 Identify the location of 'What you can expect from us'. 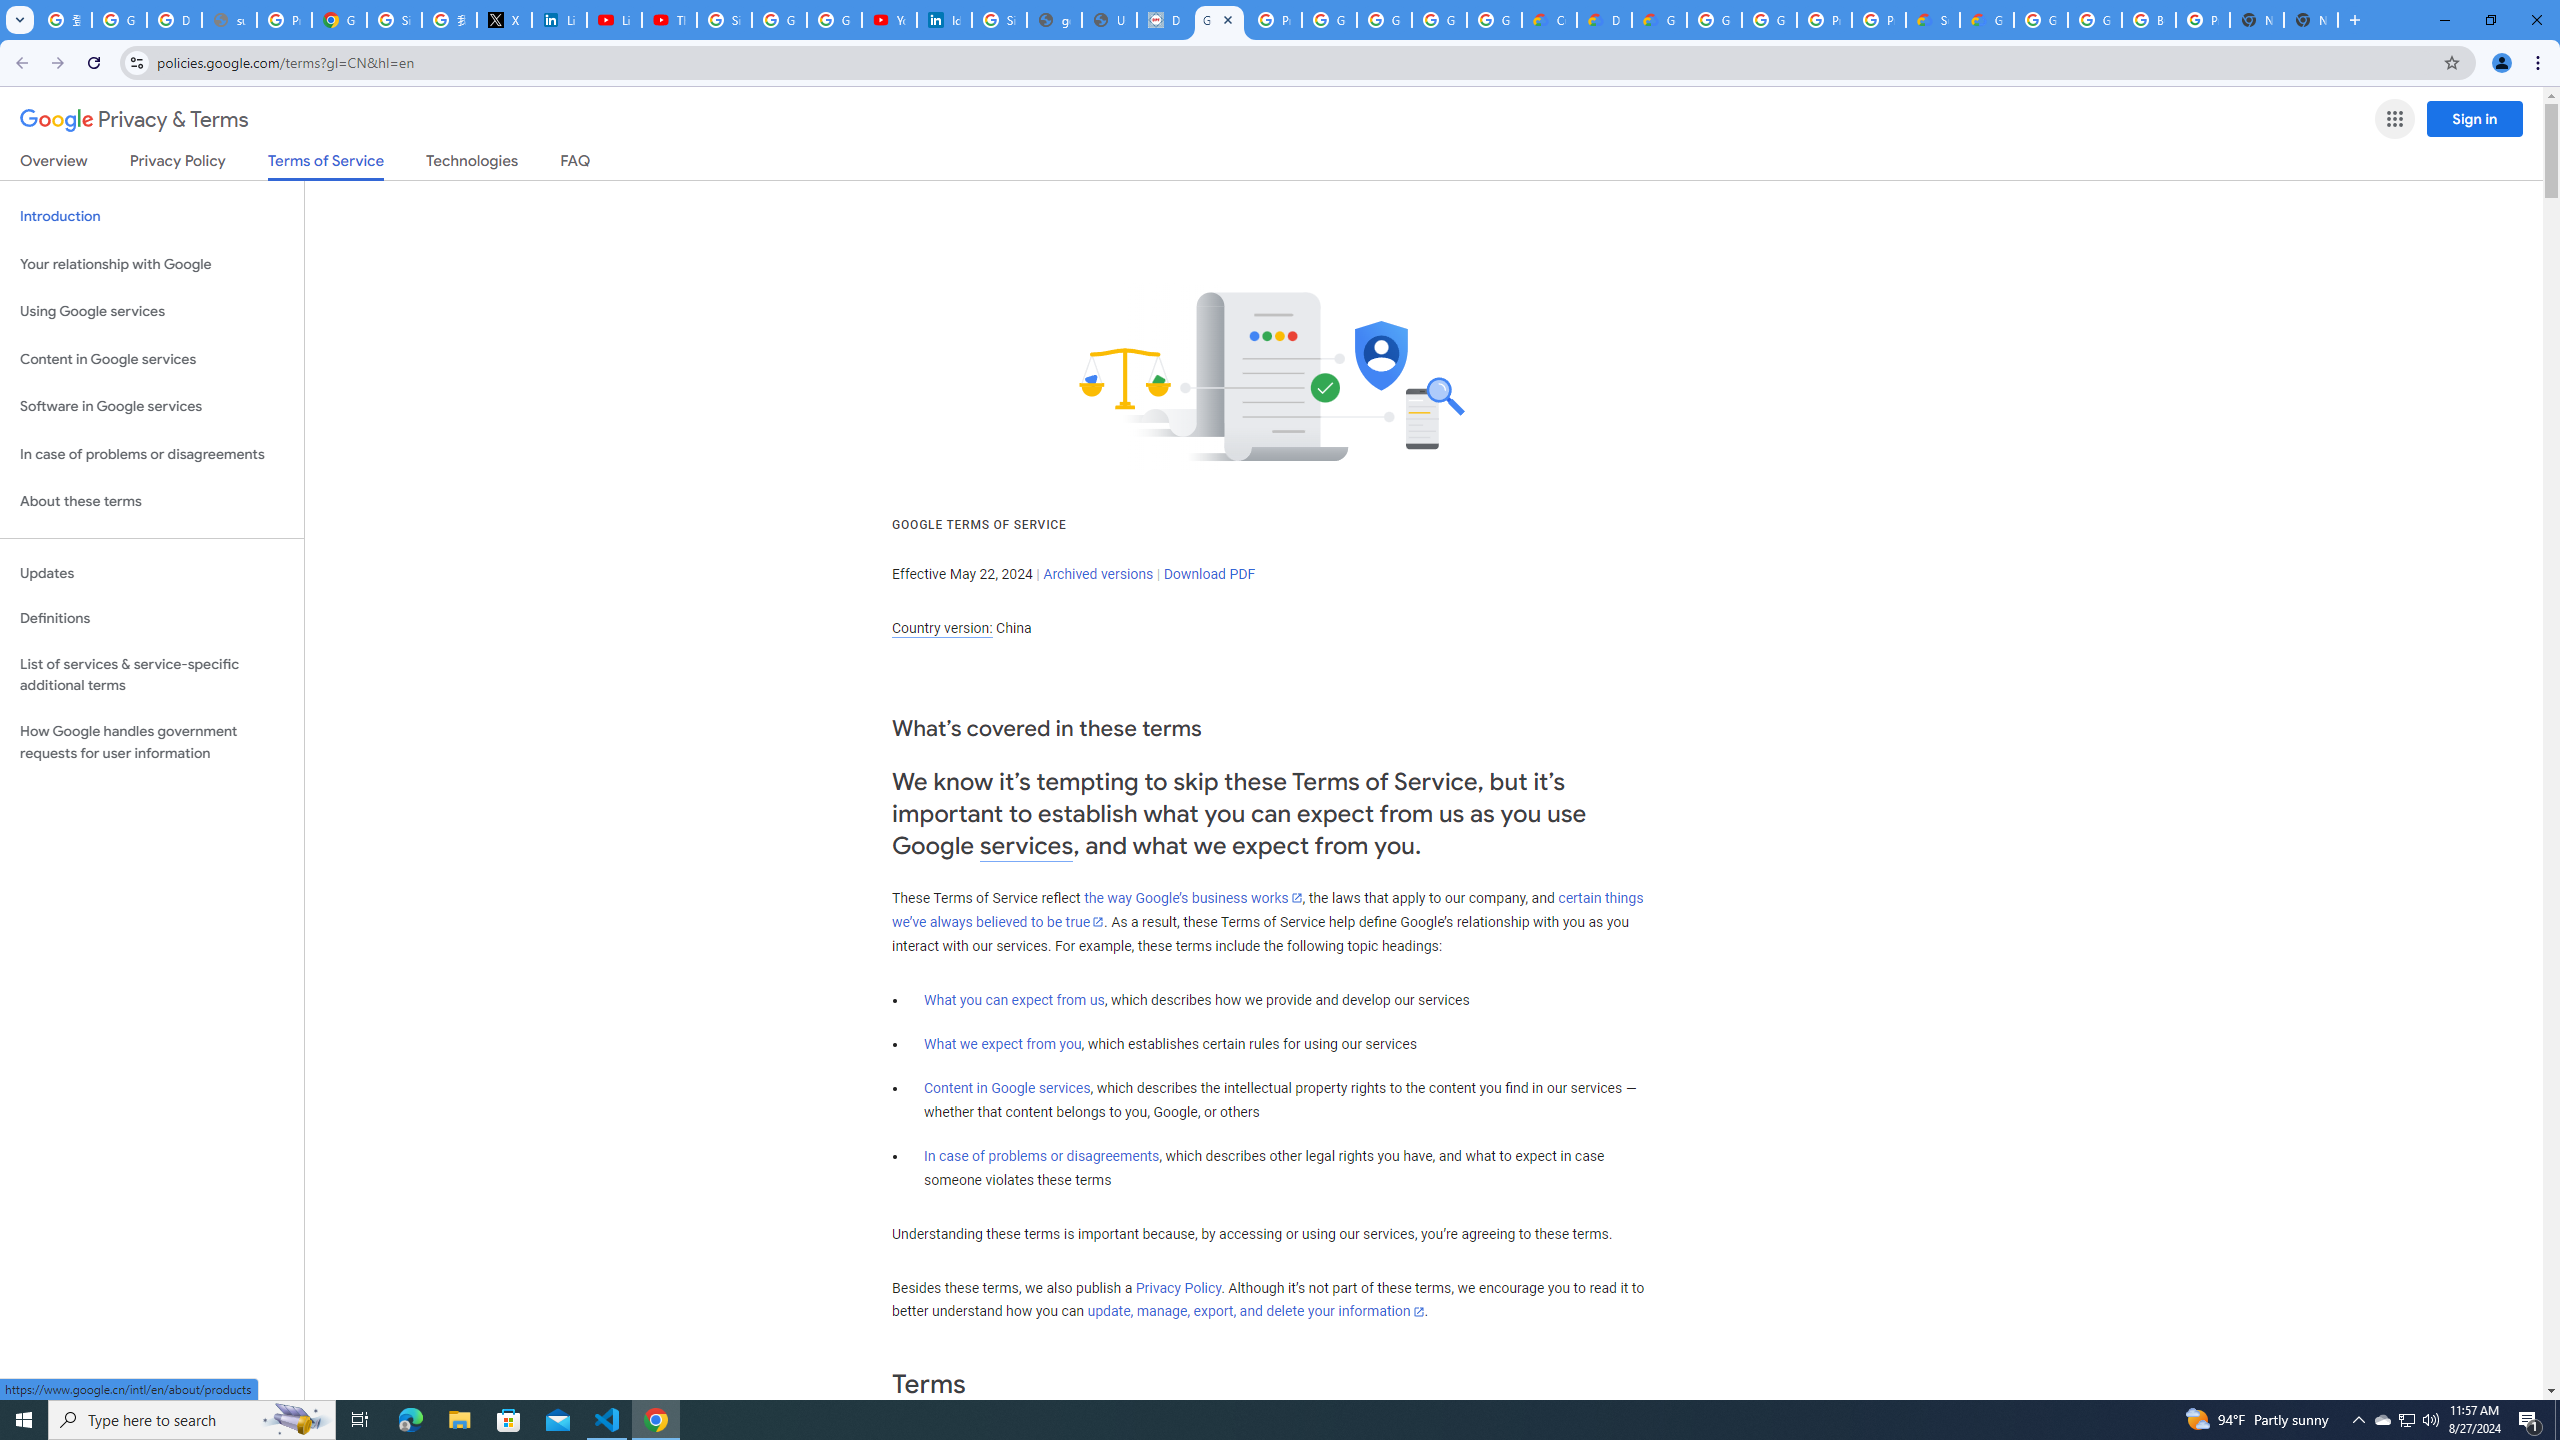
(1015, 999).